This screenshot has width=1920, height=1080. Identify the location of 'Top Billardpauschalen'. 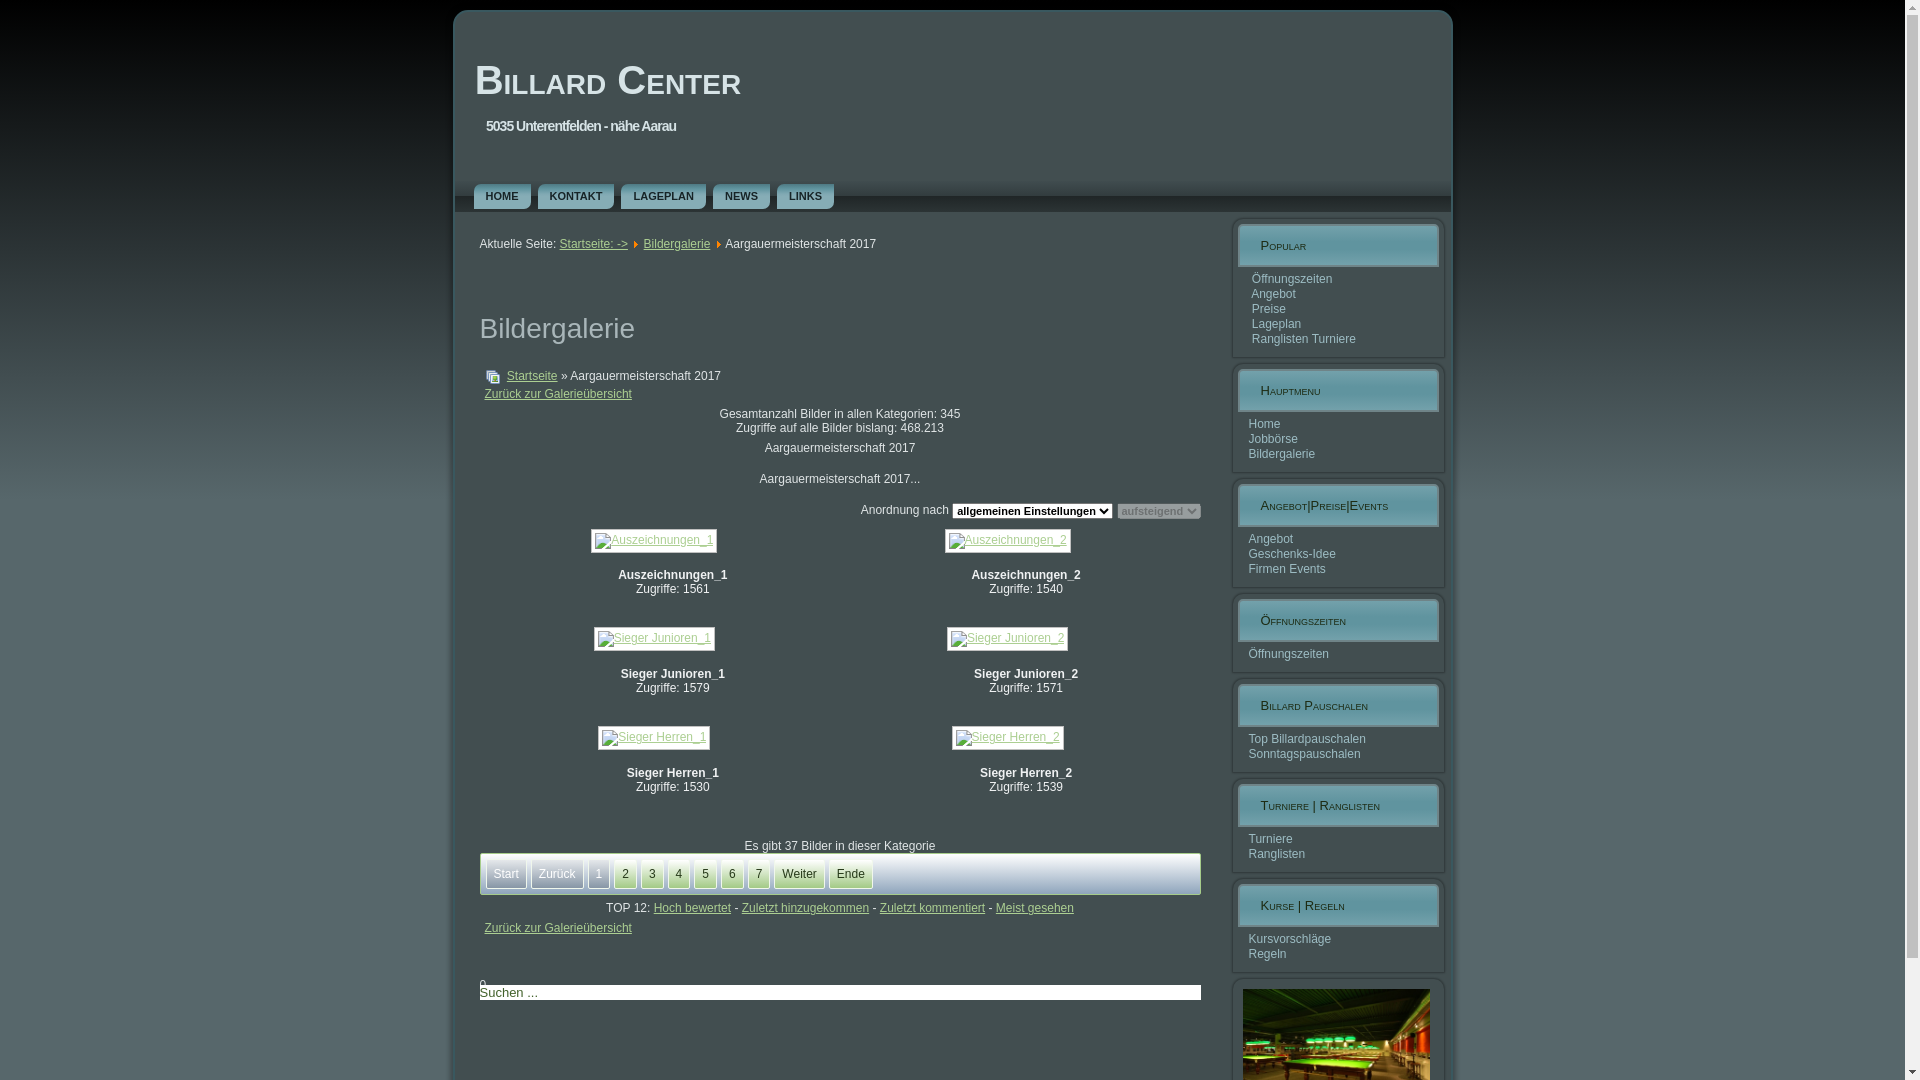
(1306, 739).